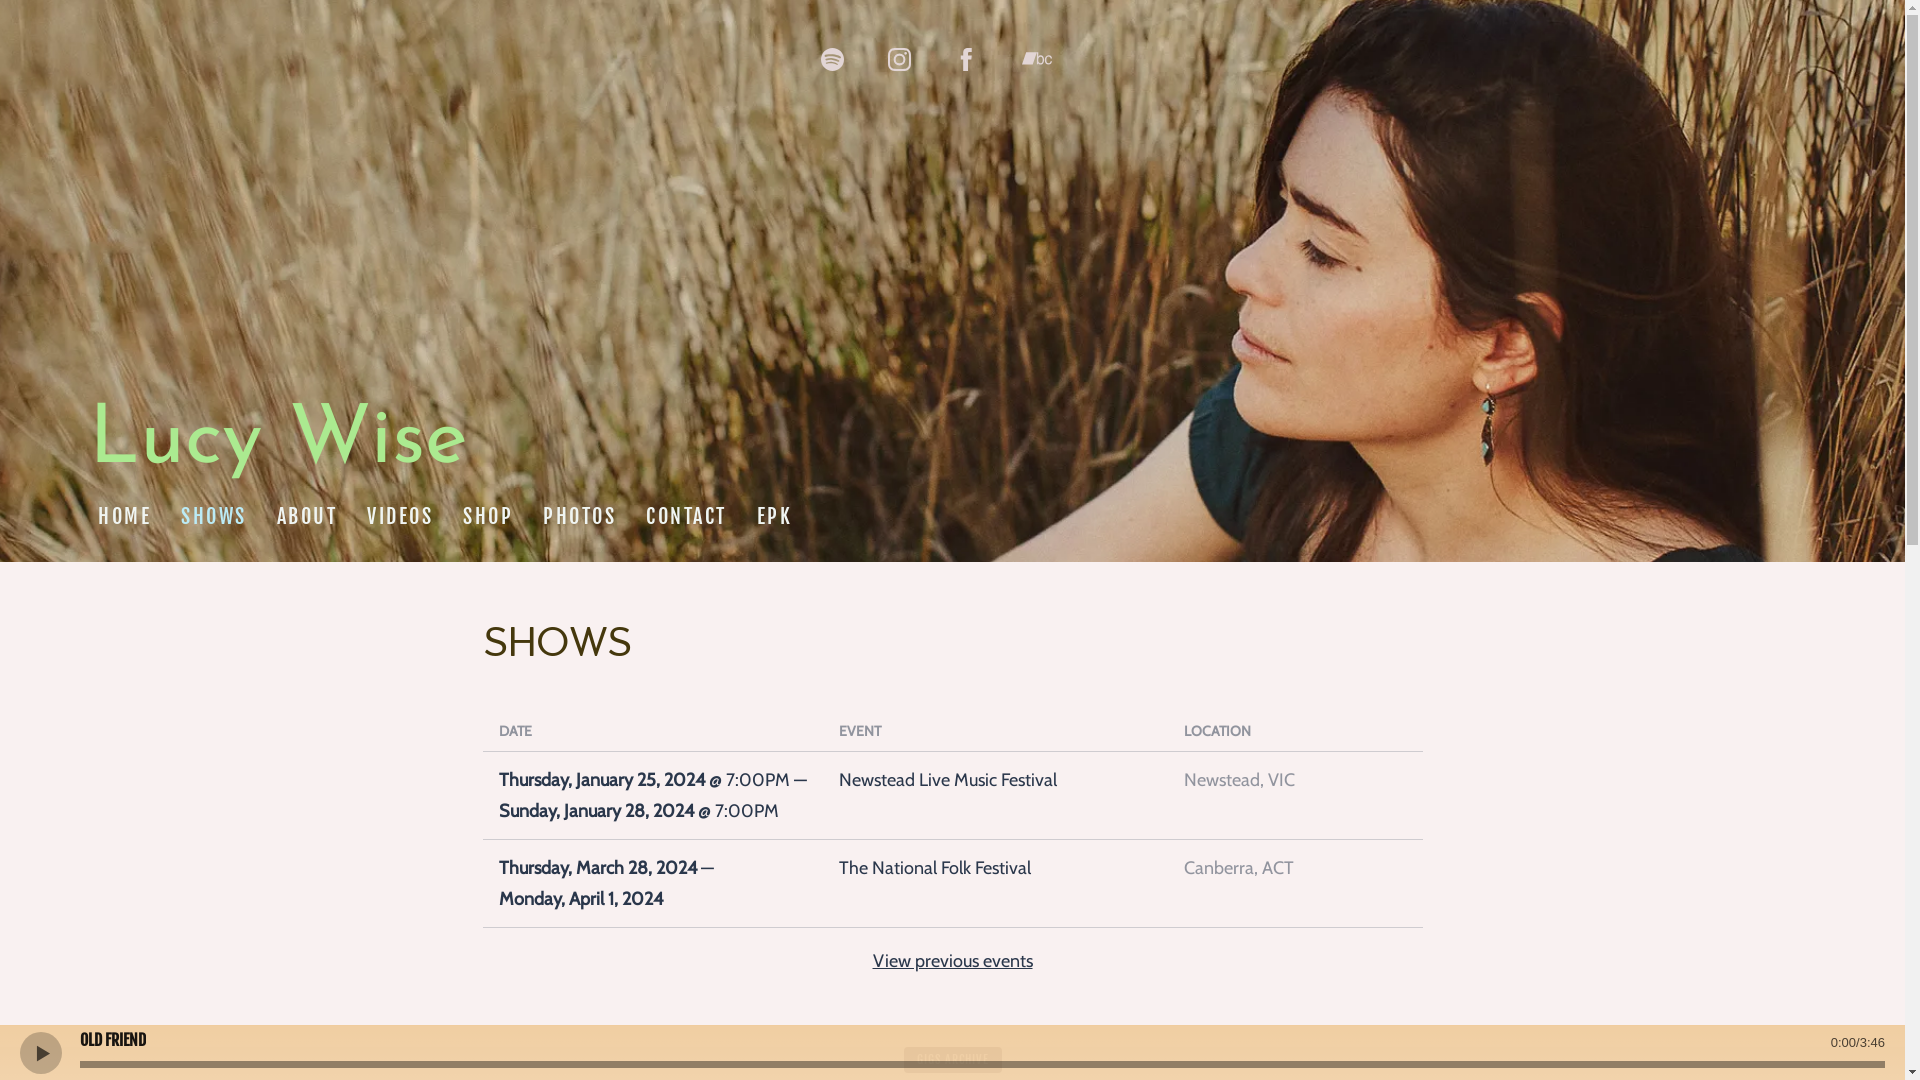  What do you see at coordinates (488, 515) in the screenshot?
I see `'SHOP'` at bounding box center [488, 515].